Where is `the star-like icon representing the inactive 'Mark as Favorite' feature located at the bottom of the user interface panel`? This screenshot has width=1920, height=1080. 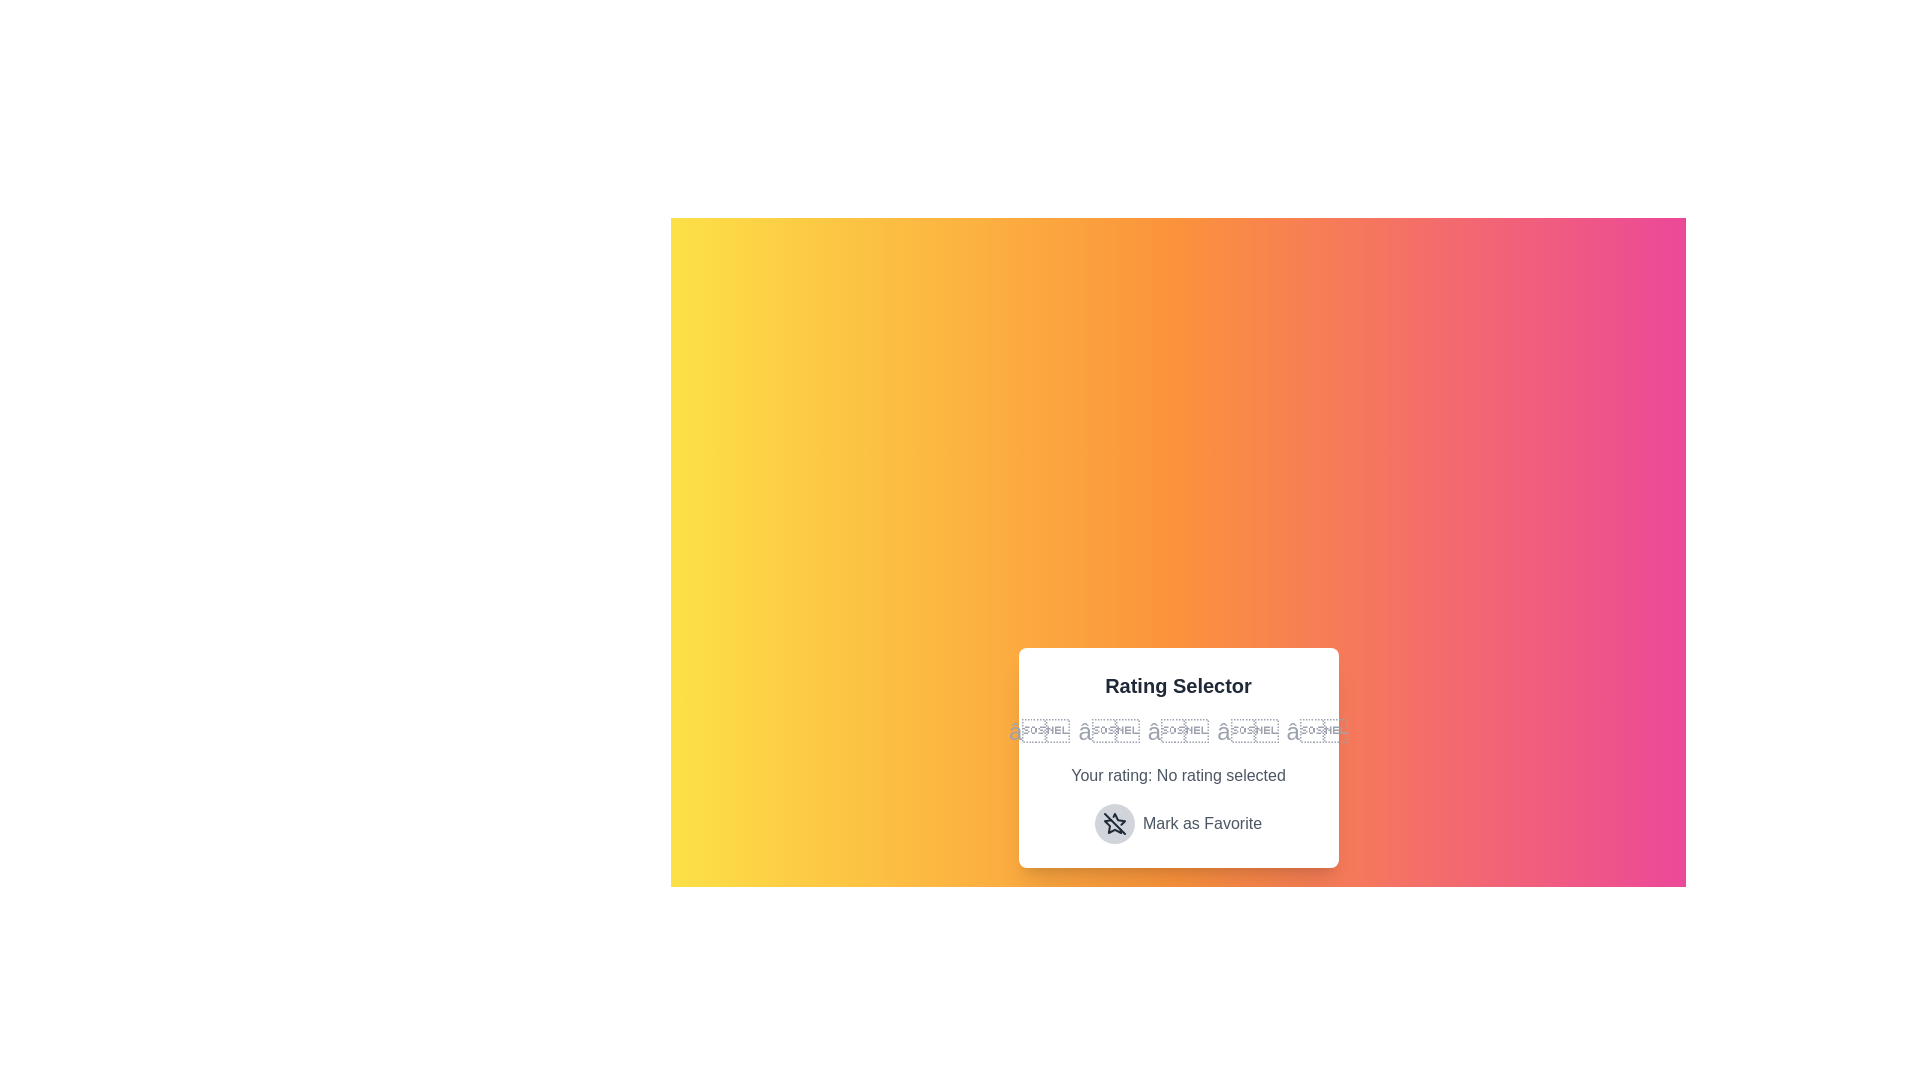 the star-like icon representing the inactive 'Mark as Favorite' feature located at the bottom of the user interface panel is located at coordinates (1113, 824).